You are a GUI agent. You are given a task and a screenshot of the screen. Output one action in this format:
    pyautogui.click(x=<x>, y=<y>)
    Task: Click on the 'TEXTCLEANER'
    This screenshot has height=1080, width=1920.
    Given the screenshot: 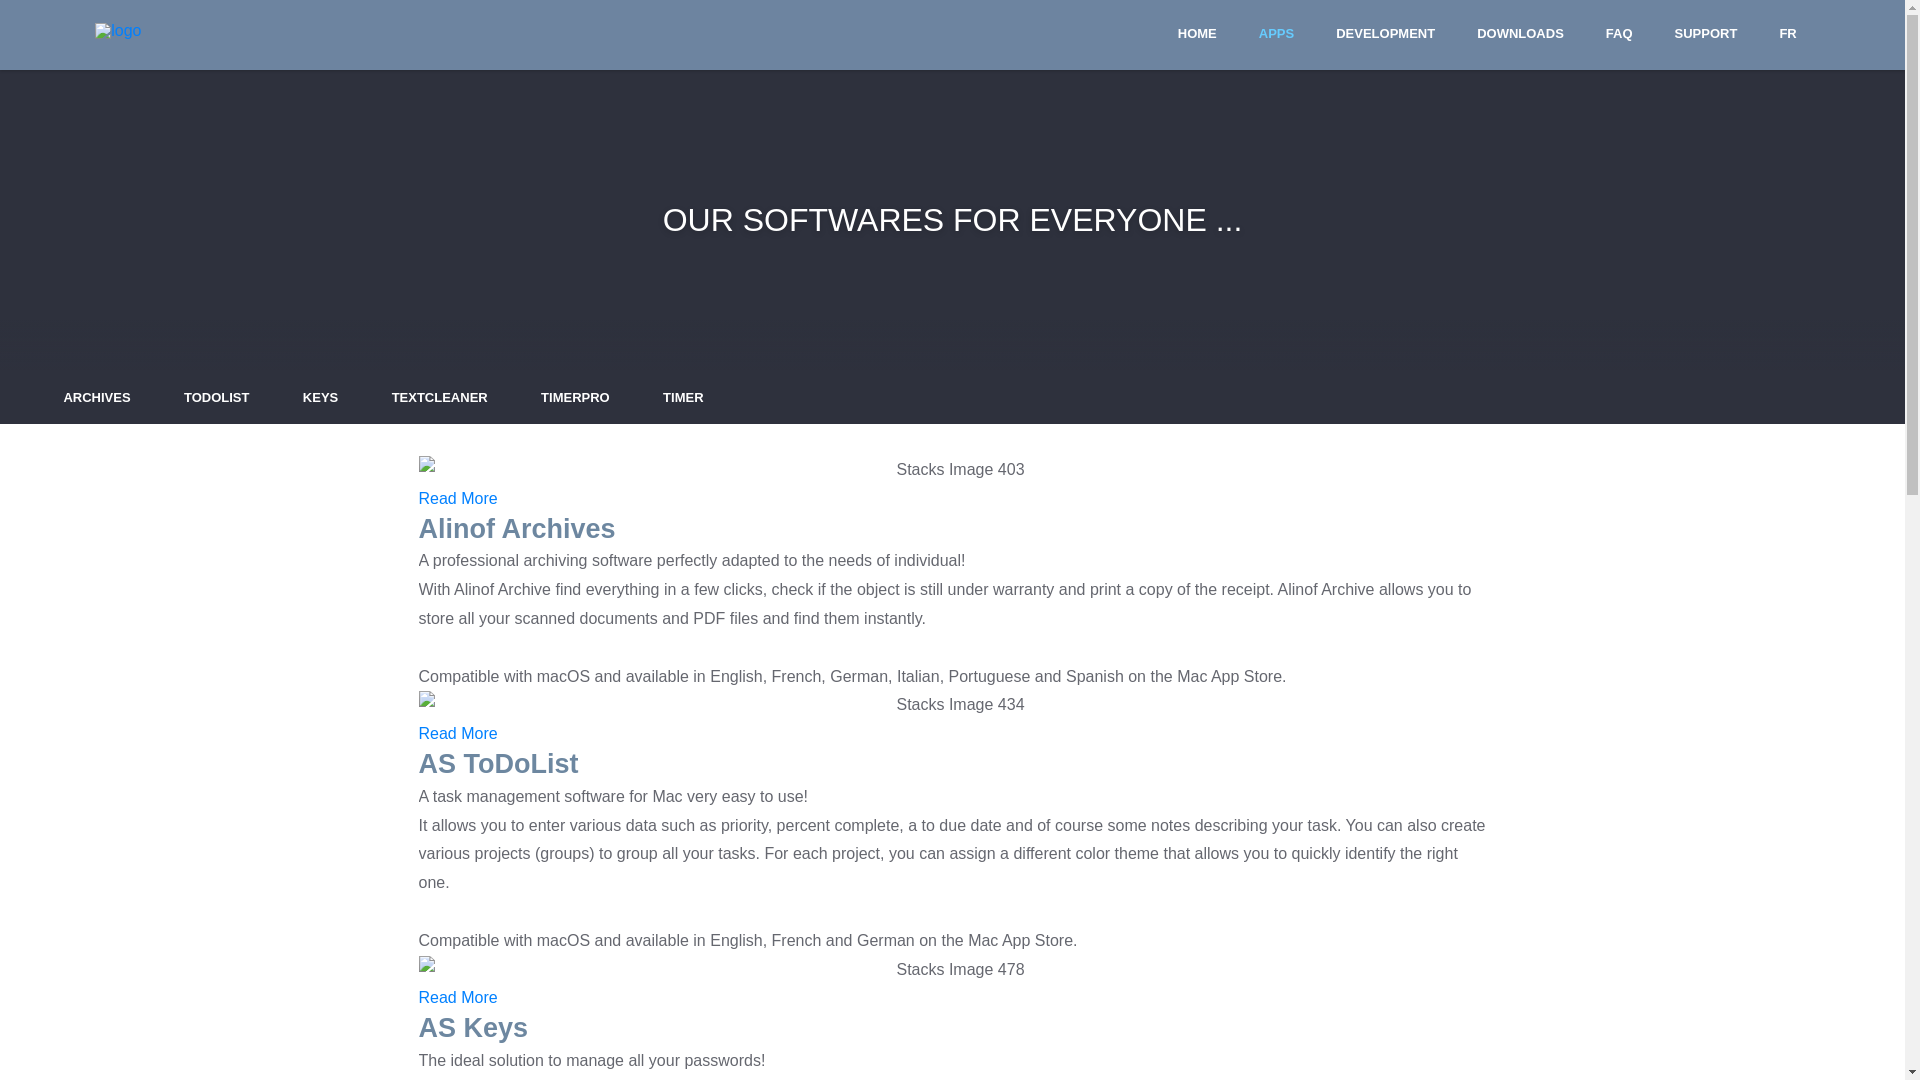 What is the action you would take?
    pyautogui.click(x=439, y=397)
    